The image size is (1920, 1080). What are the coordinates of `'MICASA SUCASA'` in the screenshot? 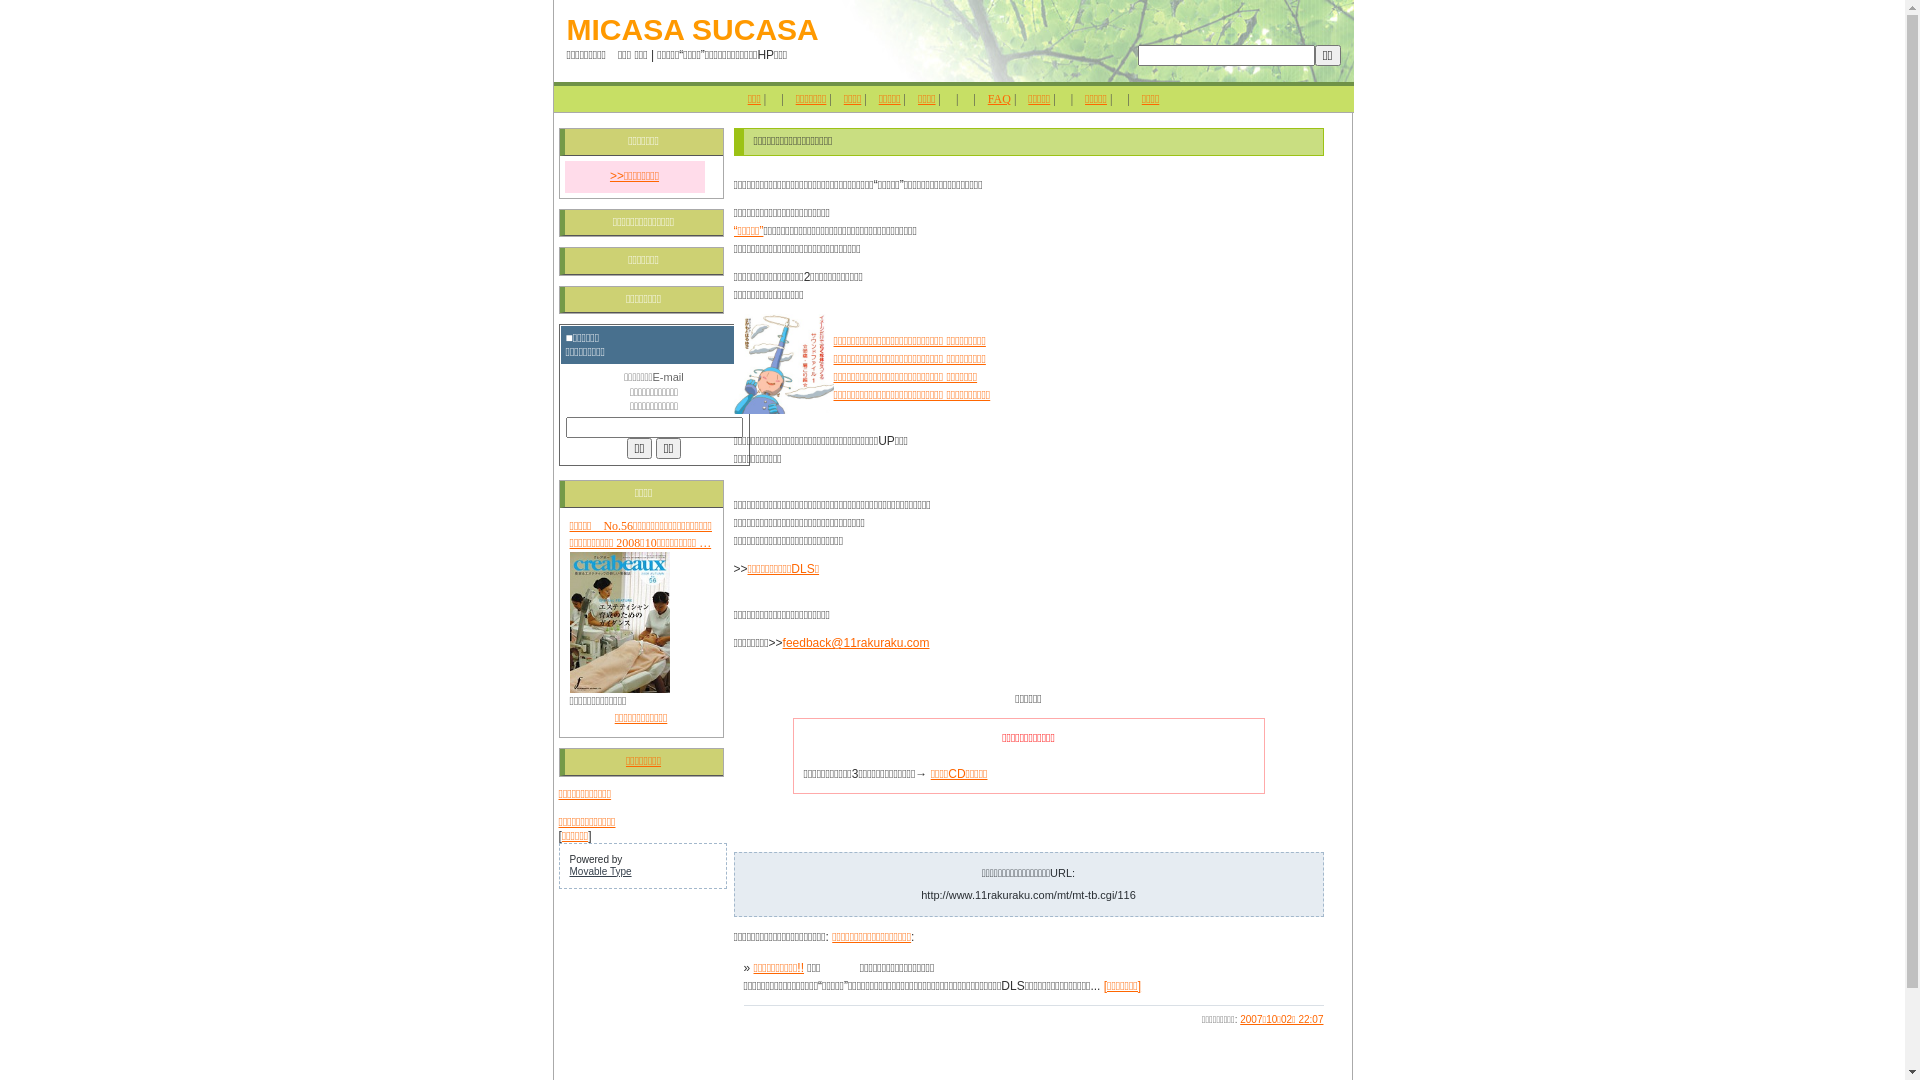 It's located at (691, 29).